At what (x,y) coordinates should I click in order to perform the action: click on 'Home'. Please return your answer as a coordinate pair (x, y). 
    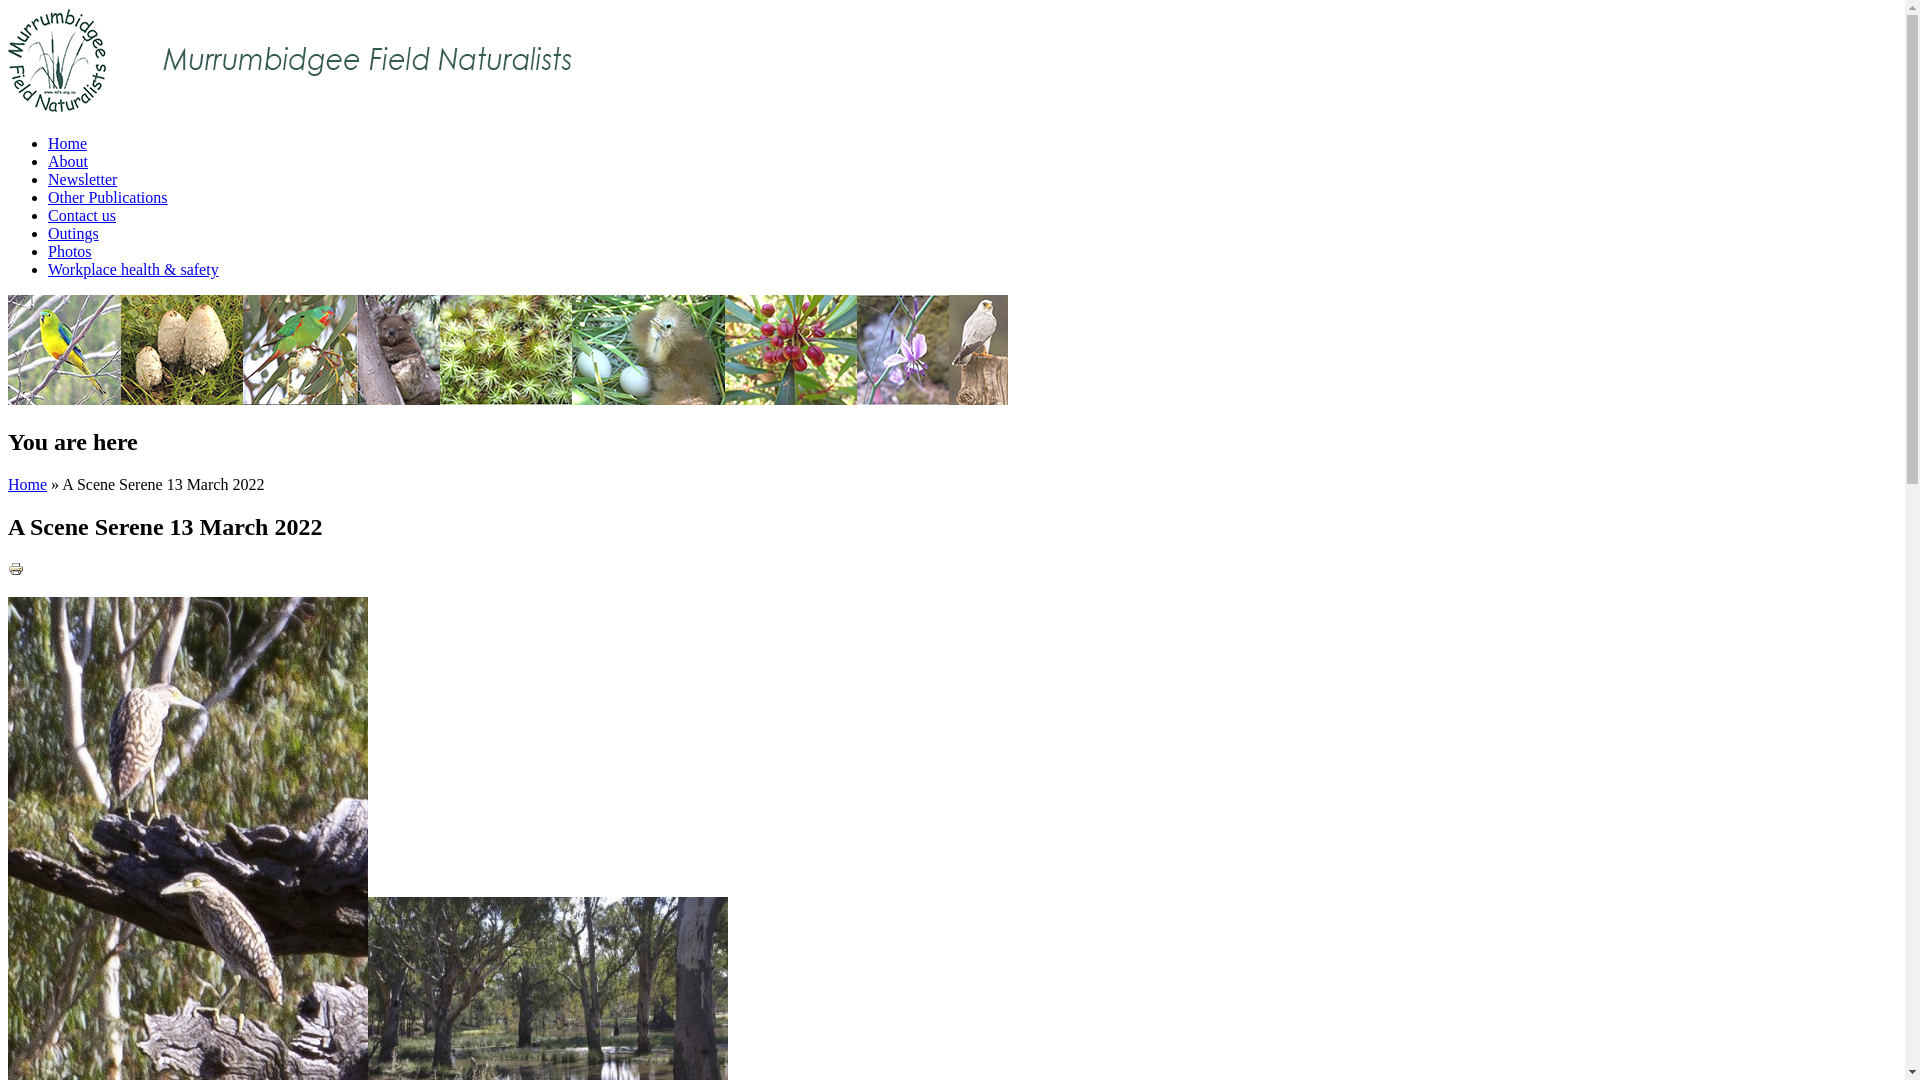
    Looking at the image, I should click on (67, 142).